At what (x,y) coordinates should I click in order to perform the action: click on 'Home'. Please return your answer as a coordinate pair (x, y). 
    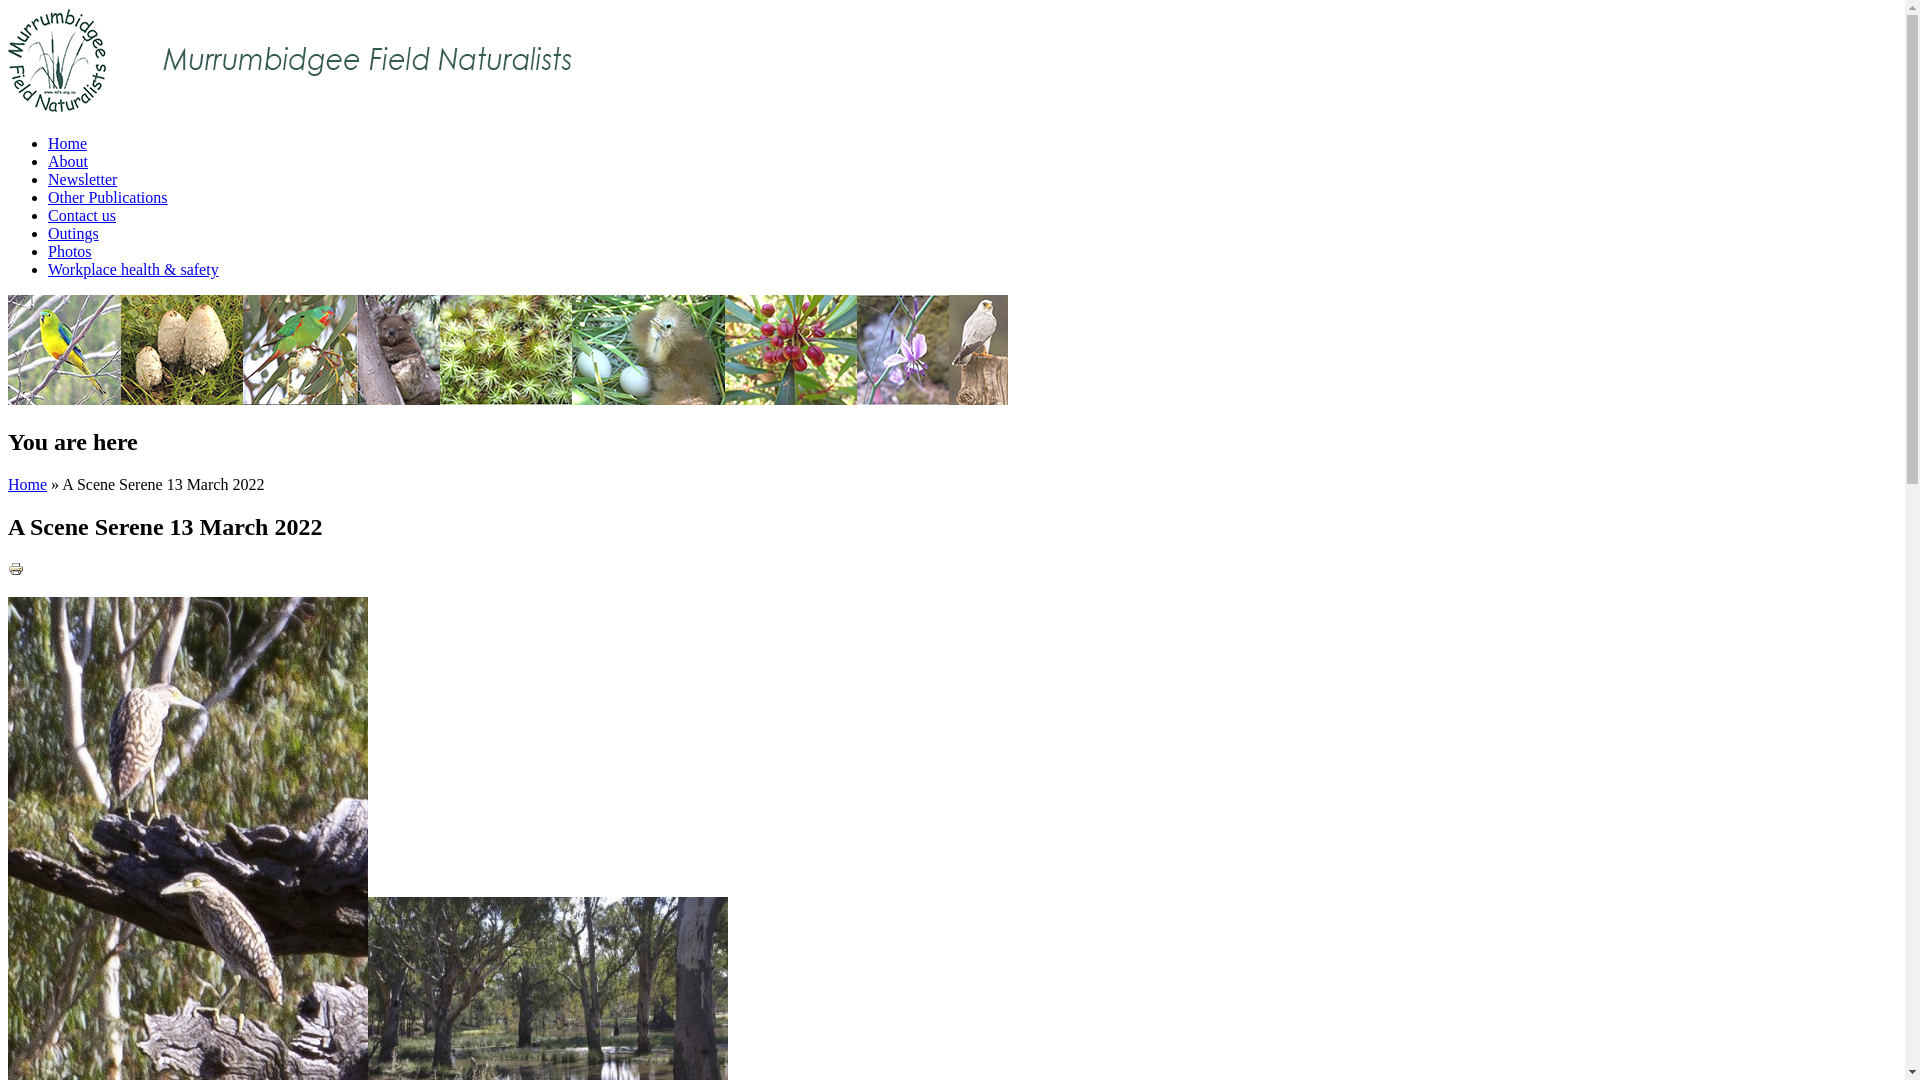
    Looking at the image, I should click on (67, 142).